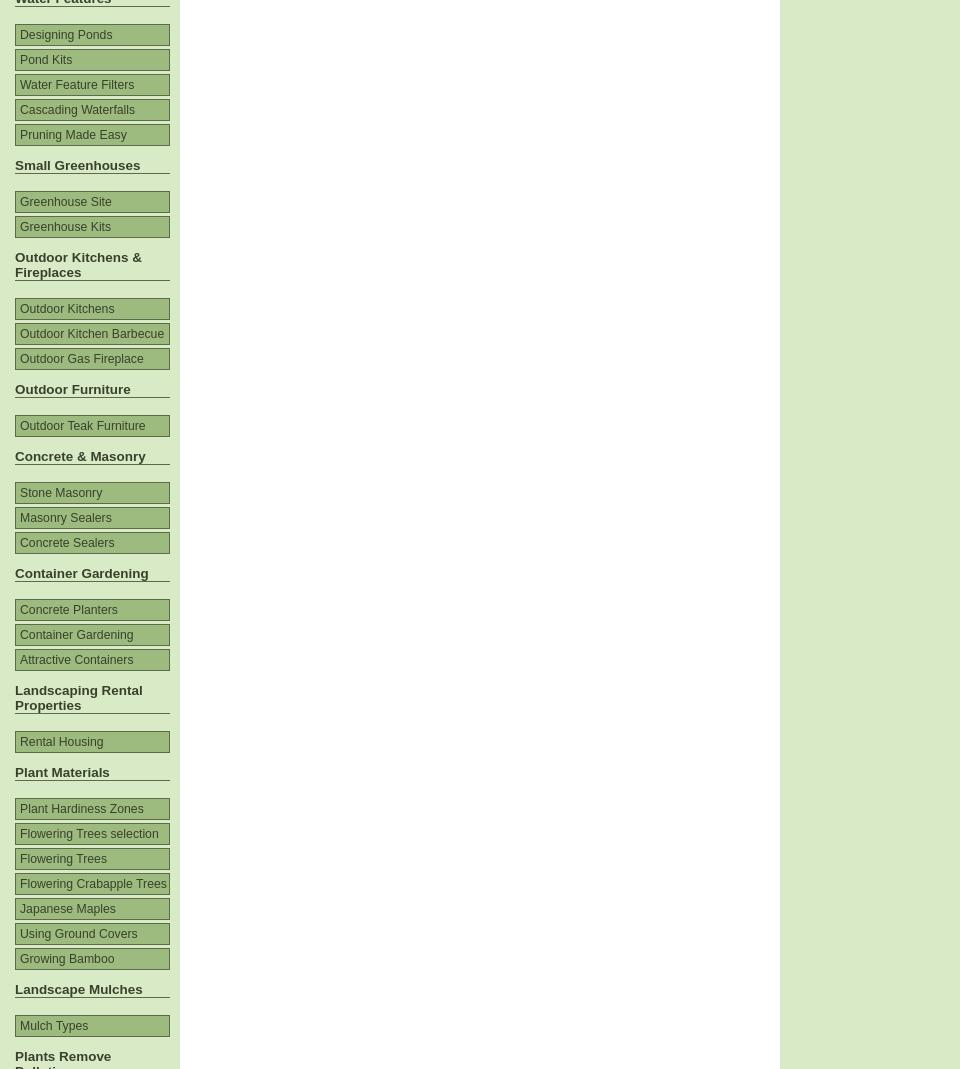 The width and height of the screenshot is (960, 1069). What do you see at coordinates (65, 517) in the screenshot?
I see `'Masonry Sealers'` at bounding box center [65, 517].